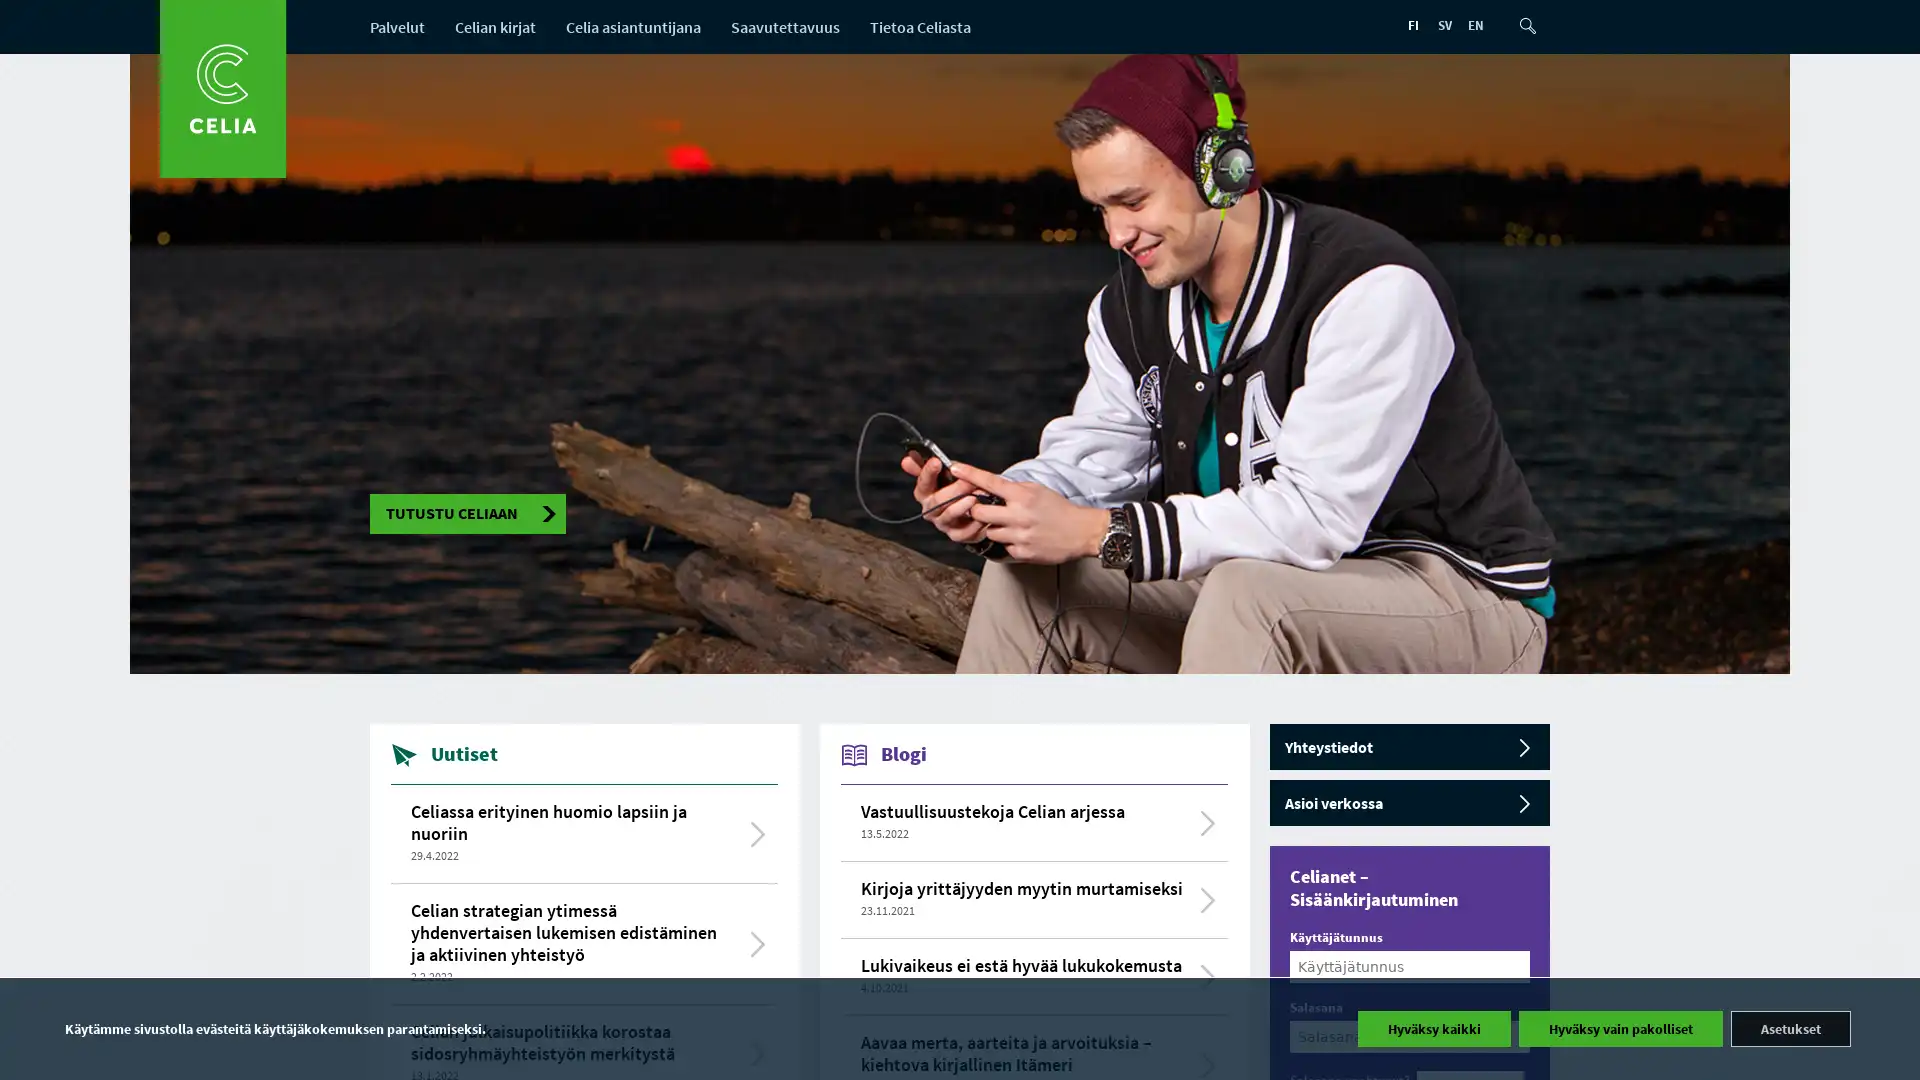  I want to click on Etsi, so click(1533, 39).